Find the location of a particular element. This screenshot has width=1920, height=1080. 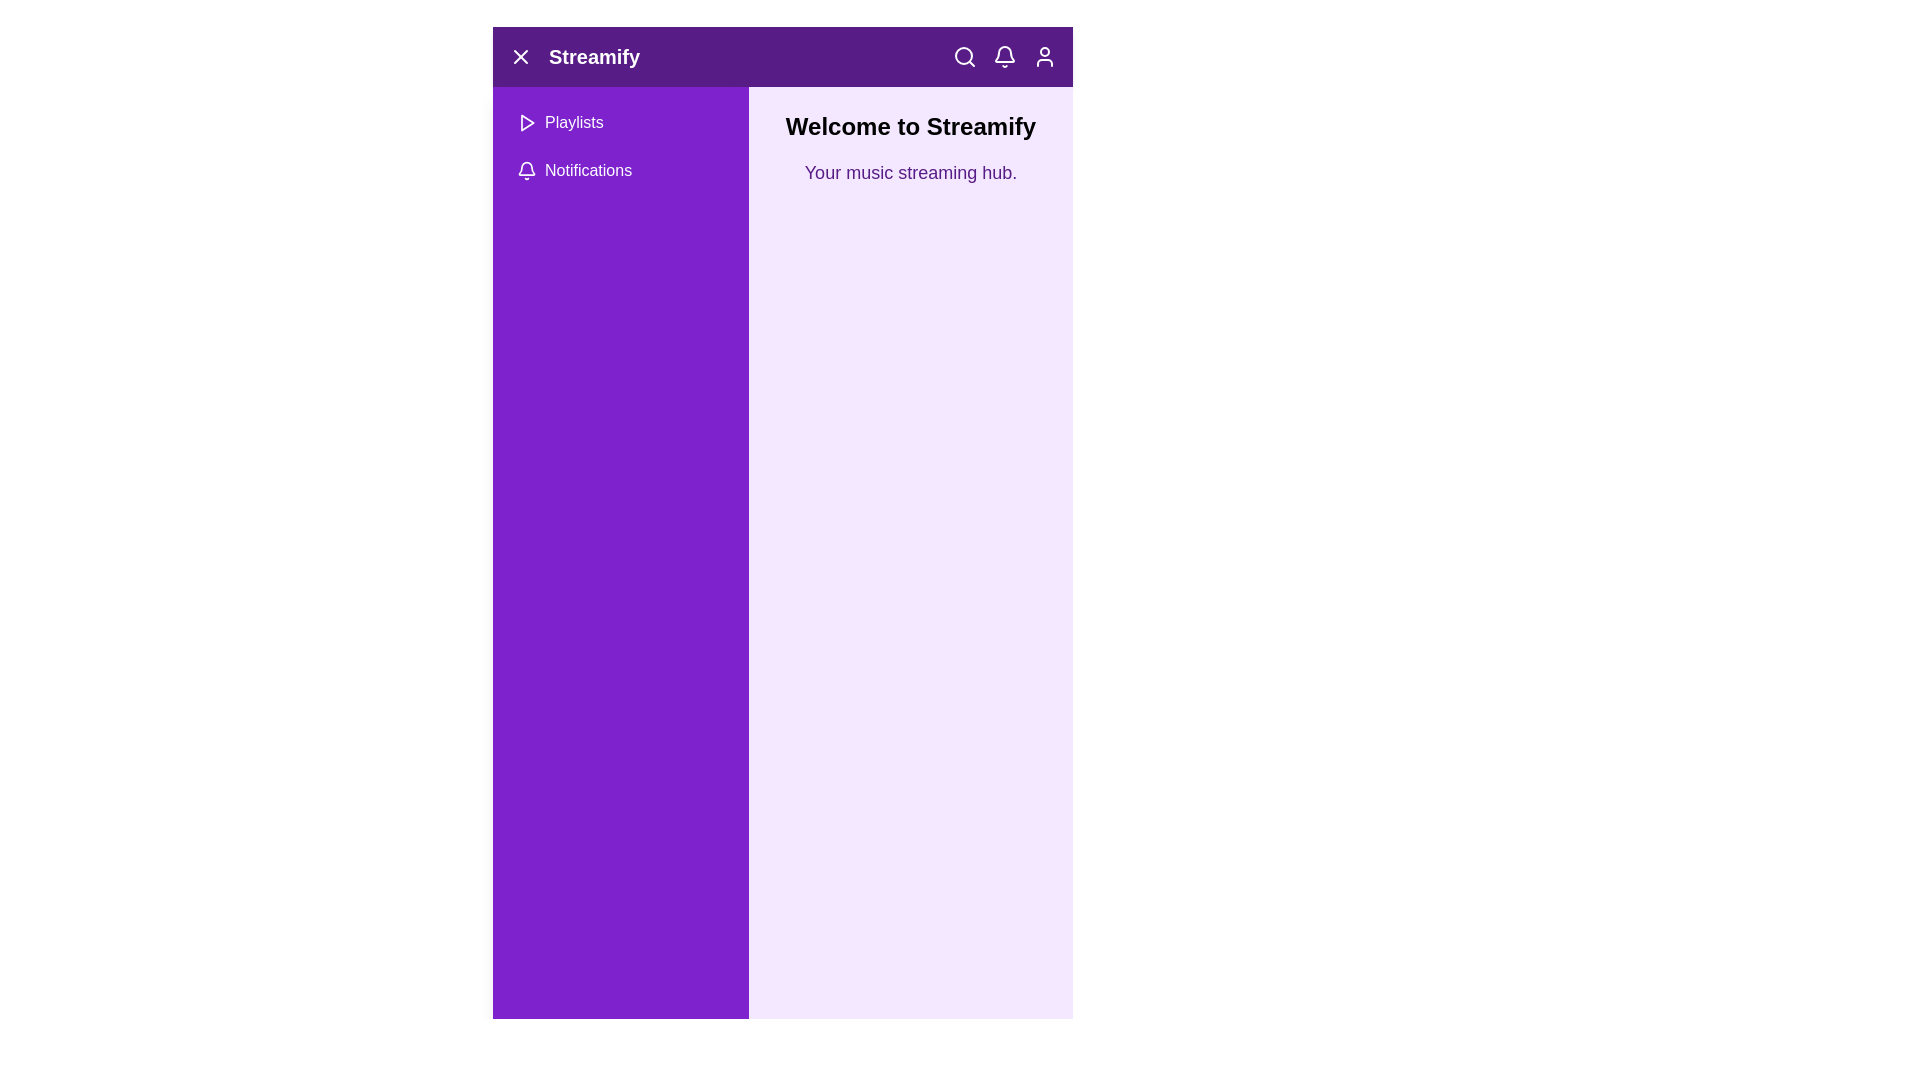

text of the 'Streamify' label, which is displayed in bold and located centrally within the purple header bar is located at coordinates (573, 56).